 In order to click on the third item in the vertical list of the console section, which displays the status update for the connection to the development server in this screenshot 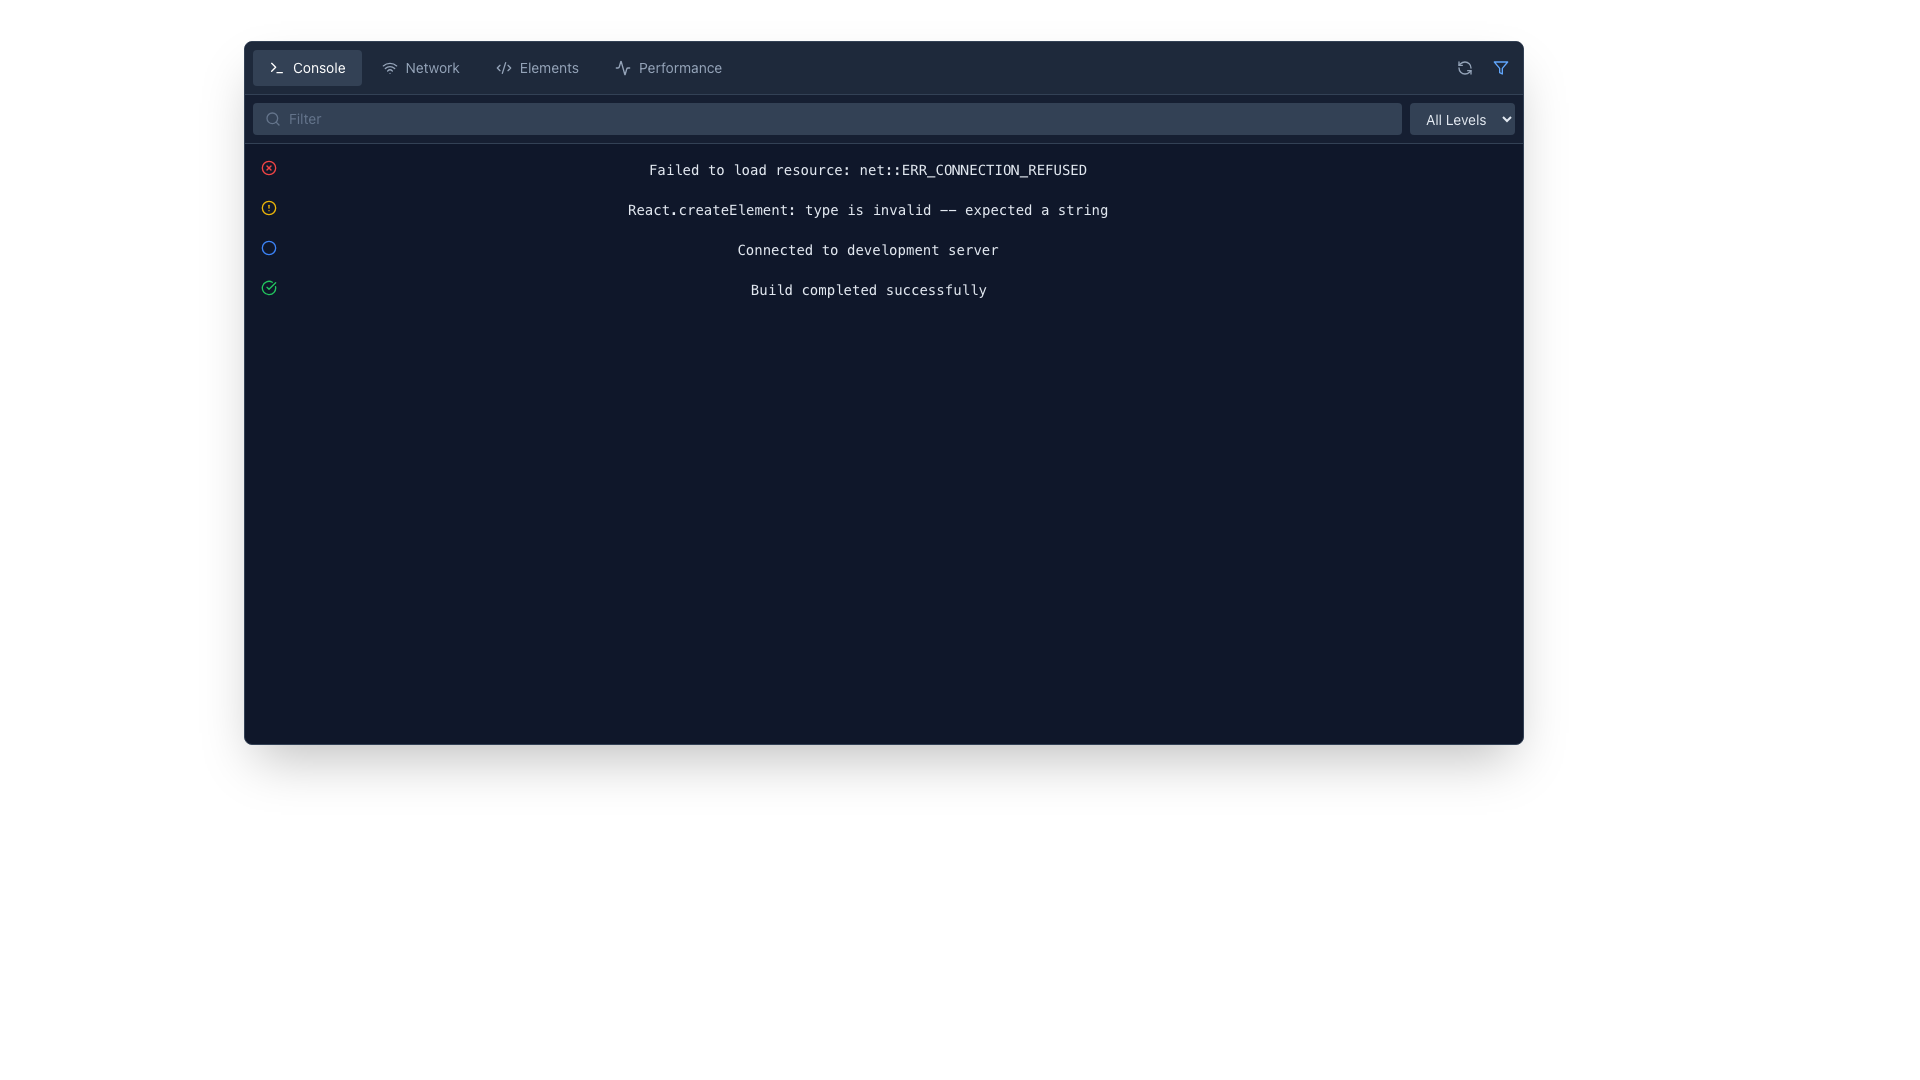, I will do `click(882, 249)`.